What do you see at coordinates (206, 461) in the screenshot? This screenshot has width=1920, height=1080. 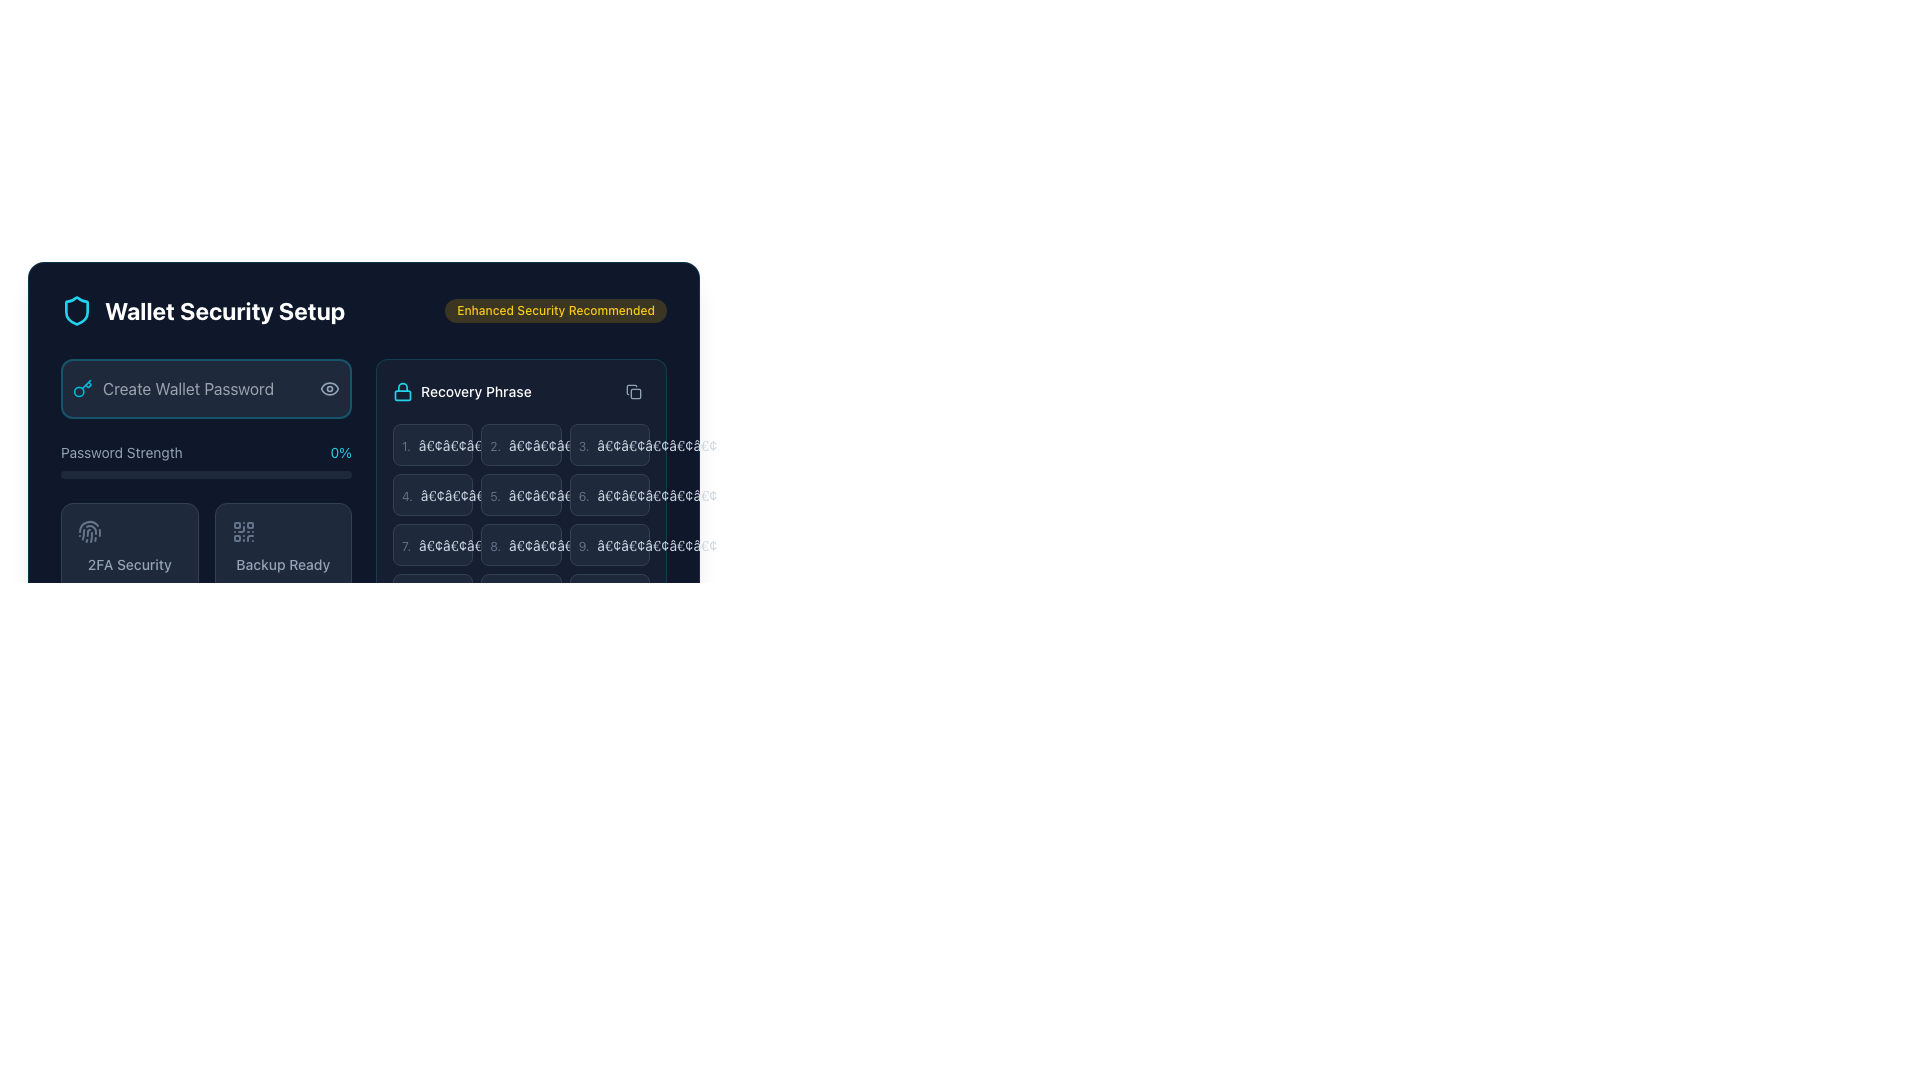 I see `the Password strength indicator located beneath the 'Create Wallet Password' section in the 'Wallet Security Setup' layout` at bounding box center [206, 461].